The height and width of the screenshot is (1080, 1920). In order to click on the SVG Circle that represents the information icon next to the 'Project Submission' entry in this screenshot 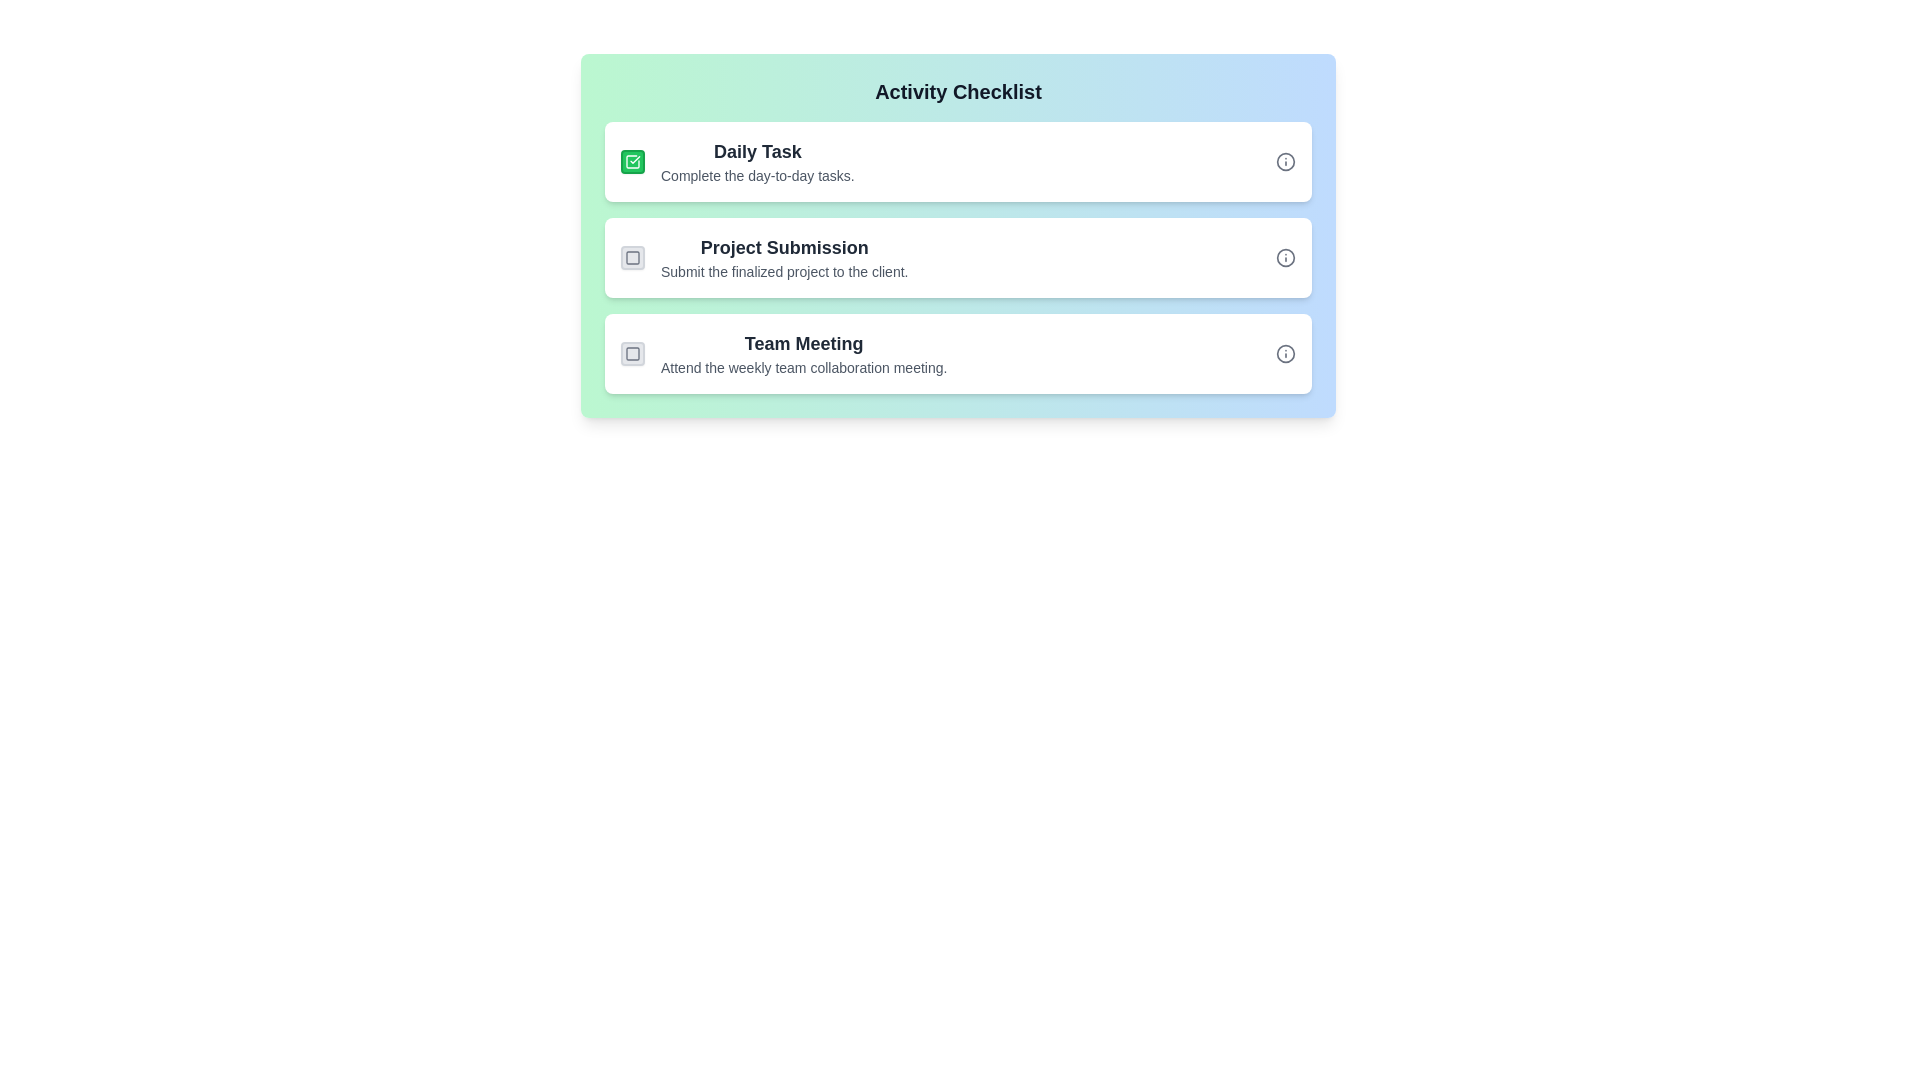, I will do `click(1286, 257)`.